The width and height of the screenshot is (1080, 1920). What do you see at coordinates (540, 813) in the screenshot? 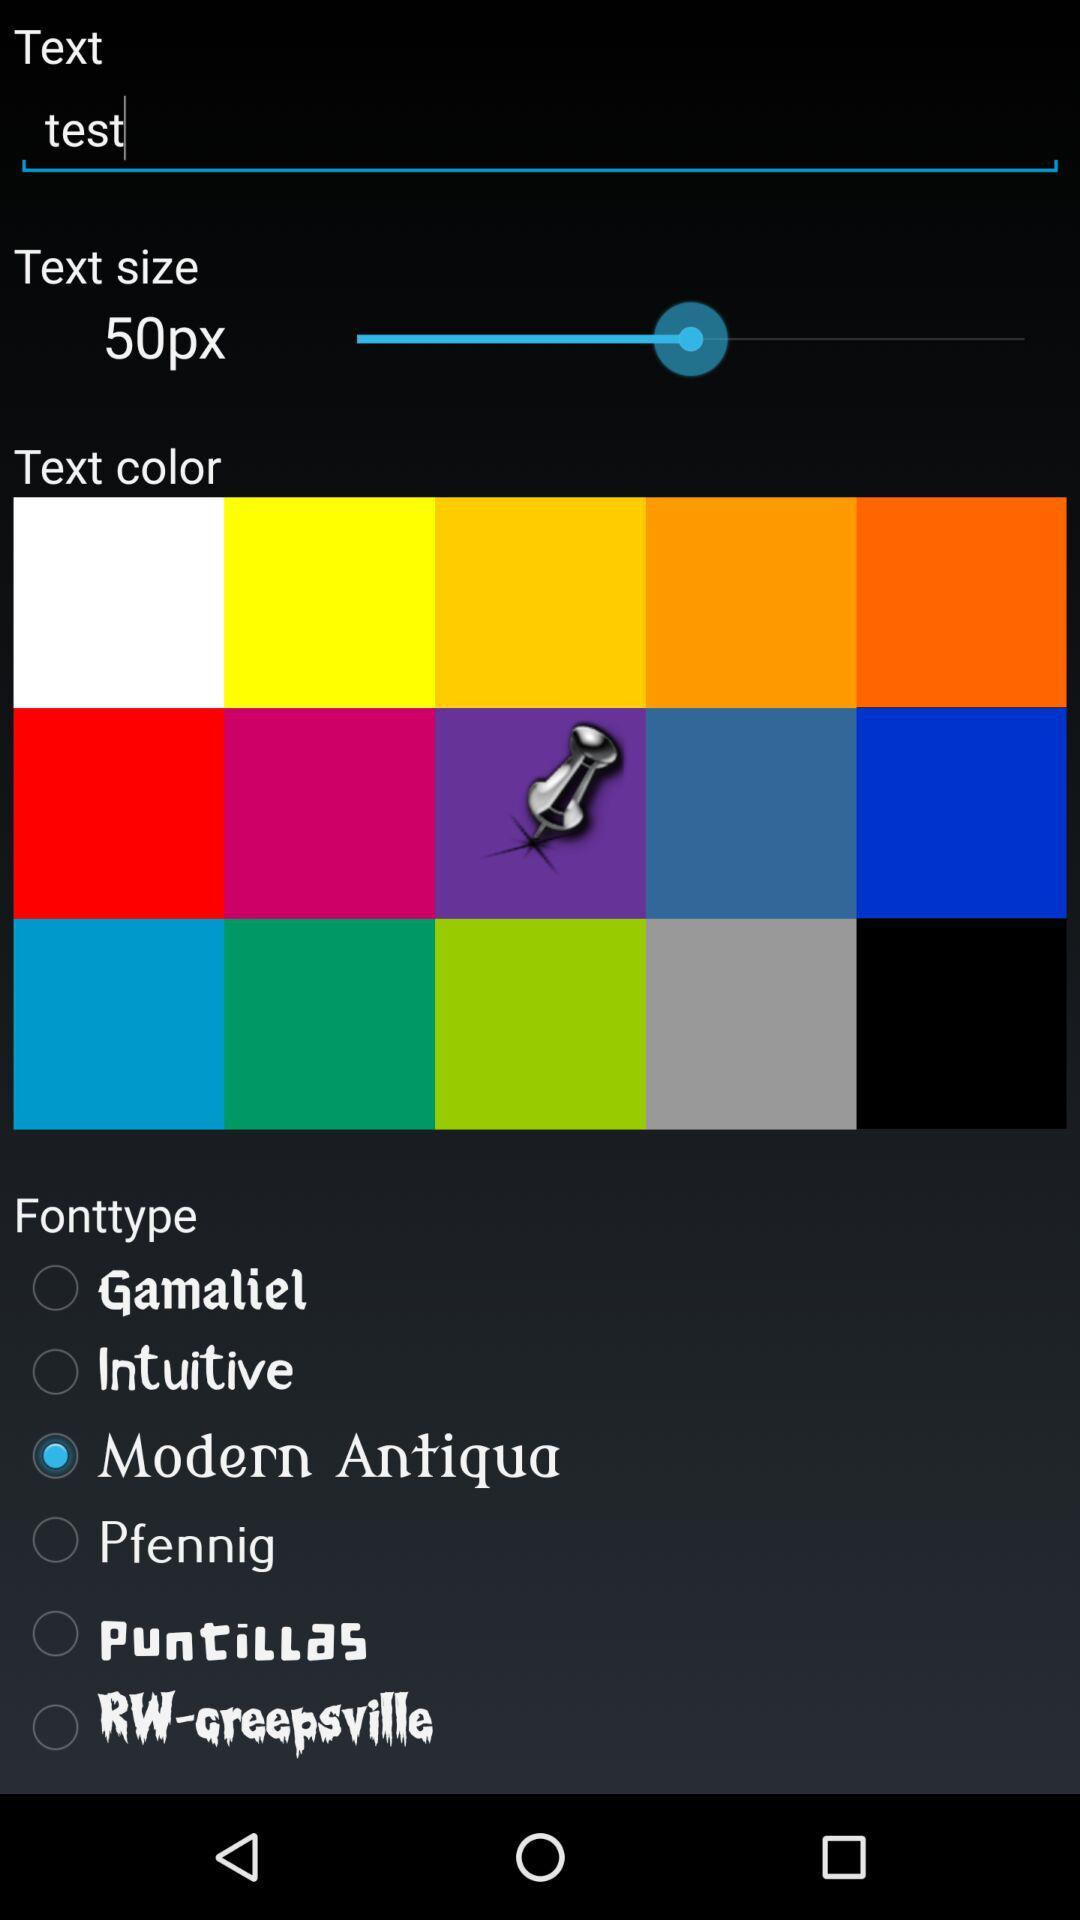
I see `choose color` at bounding box center [540, 813].